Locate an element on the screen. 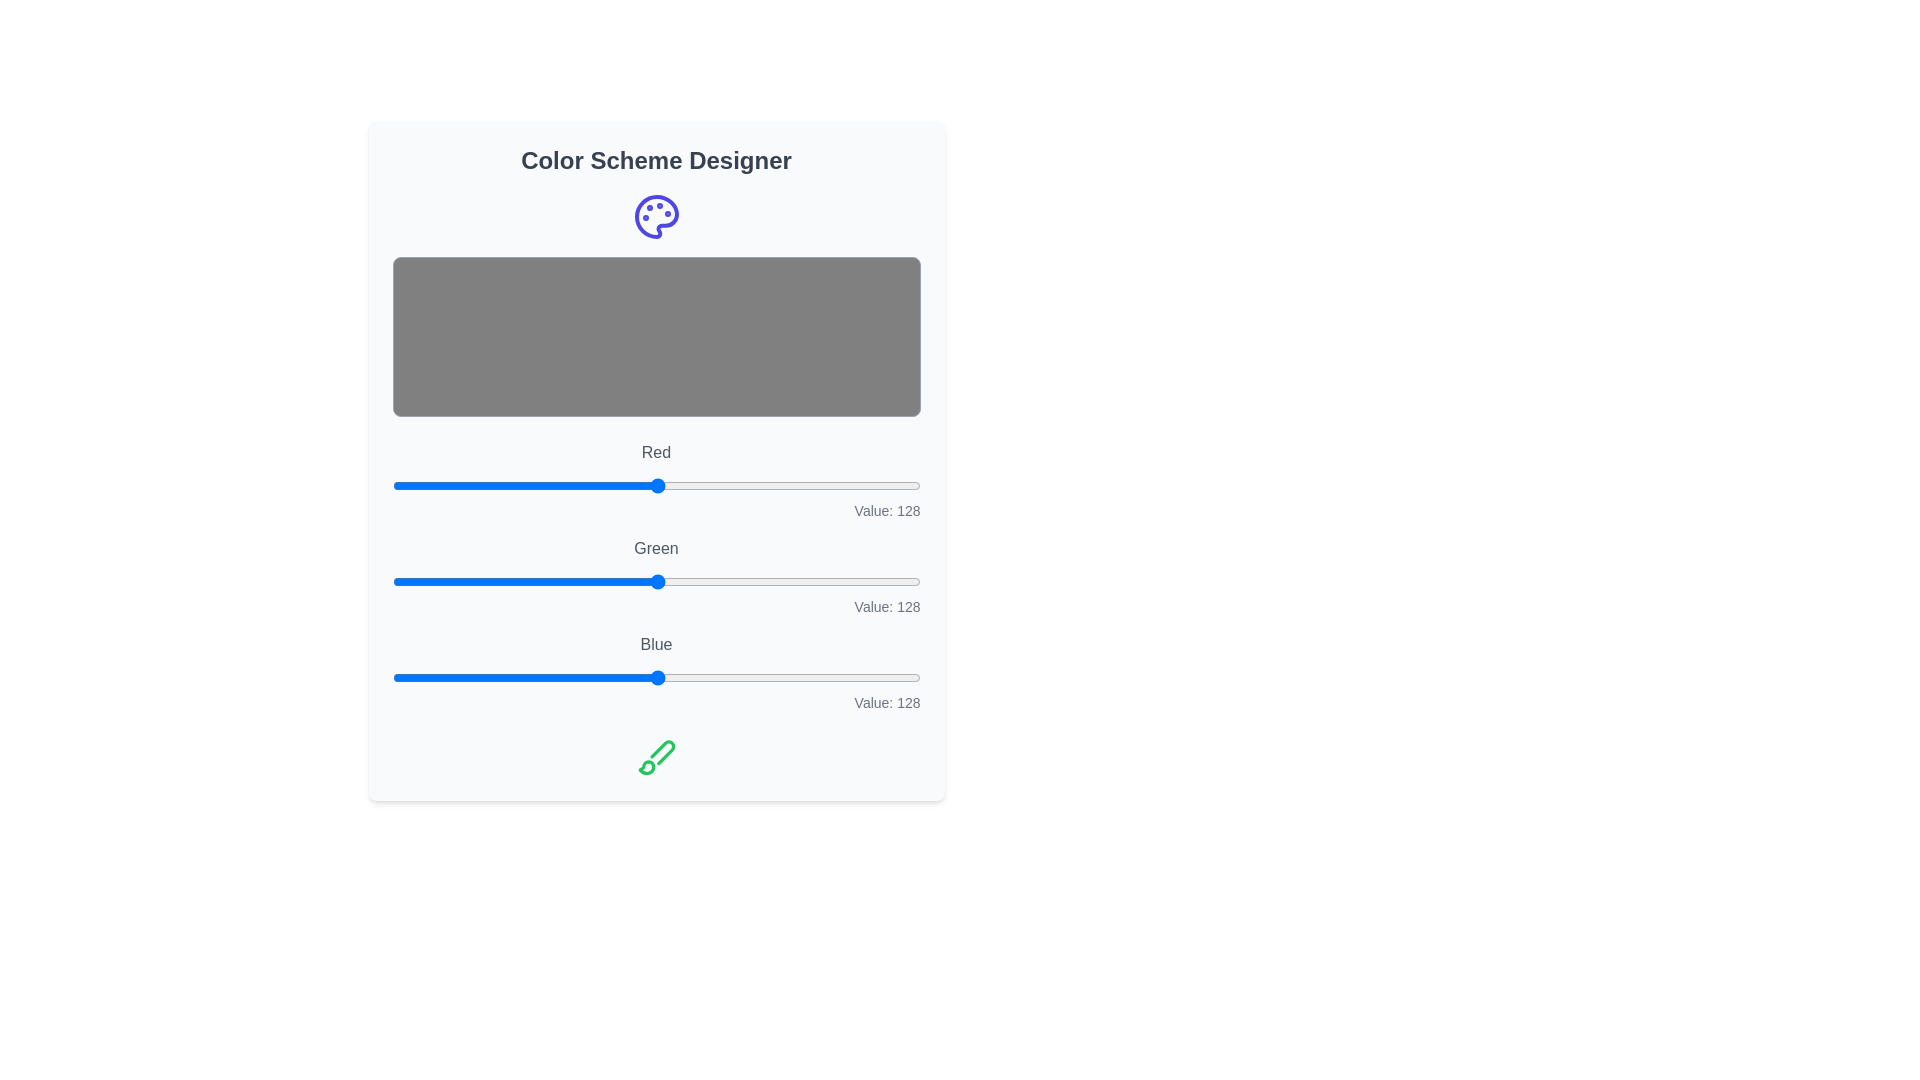 This screenshot has width=1920, height=1080. the slider value is located at coordinates (573, 677).